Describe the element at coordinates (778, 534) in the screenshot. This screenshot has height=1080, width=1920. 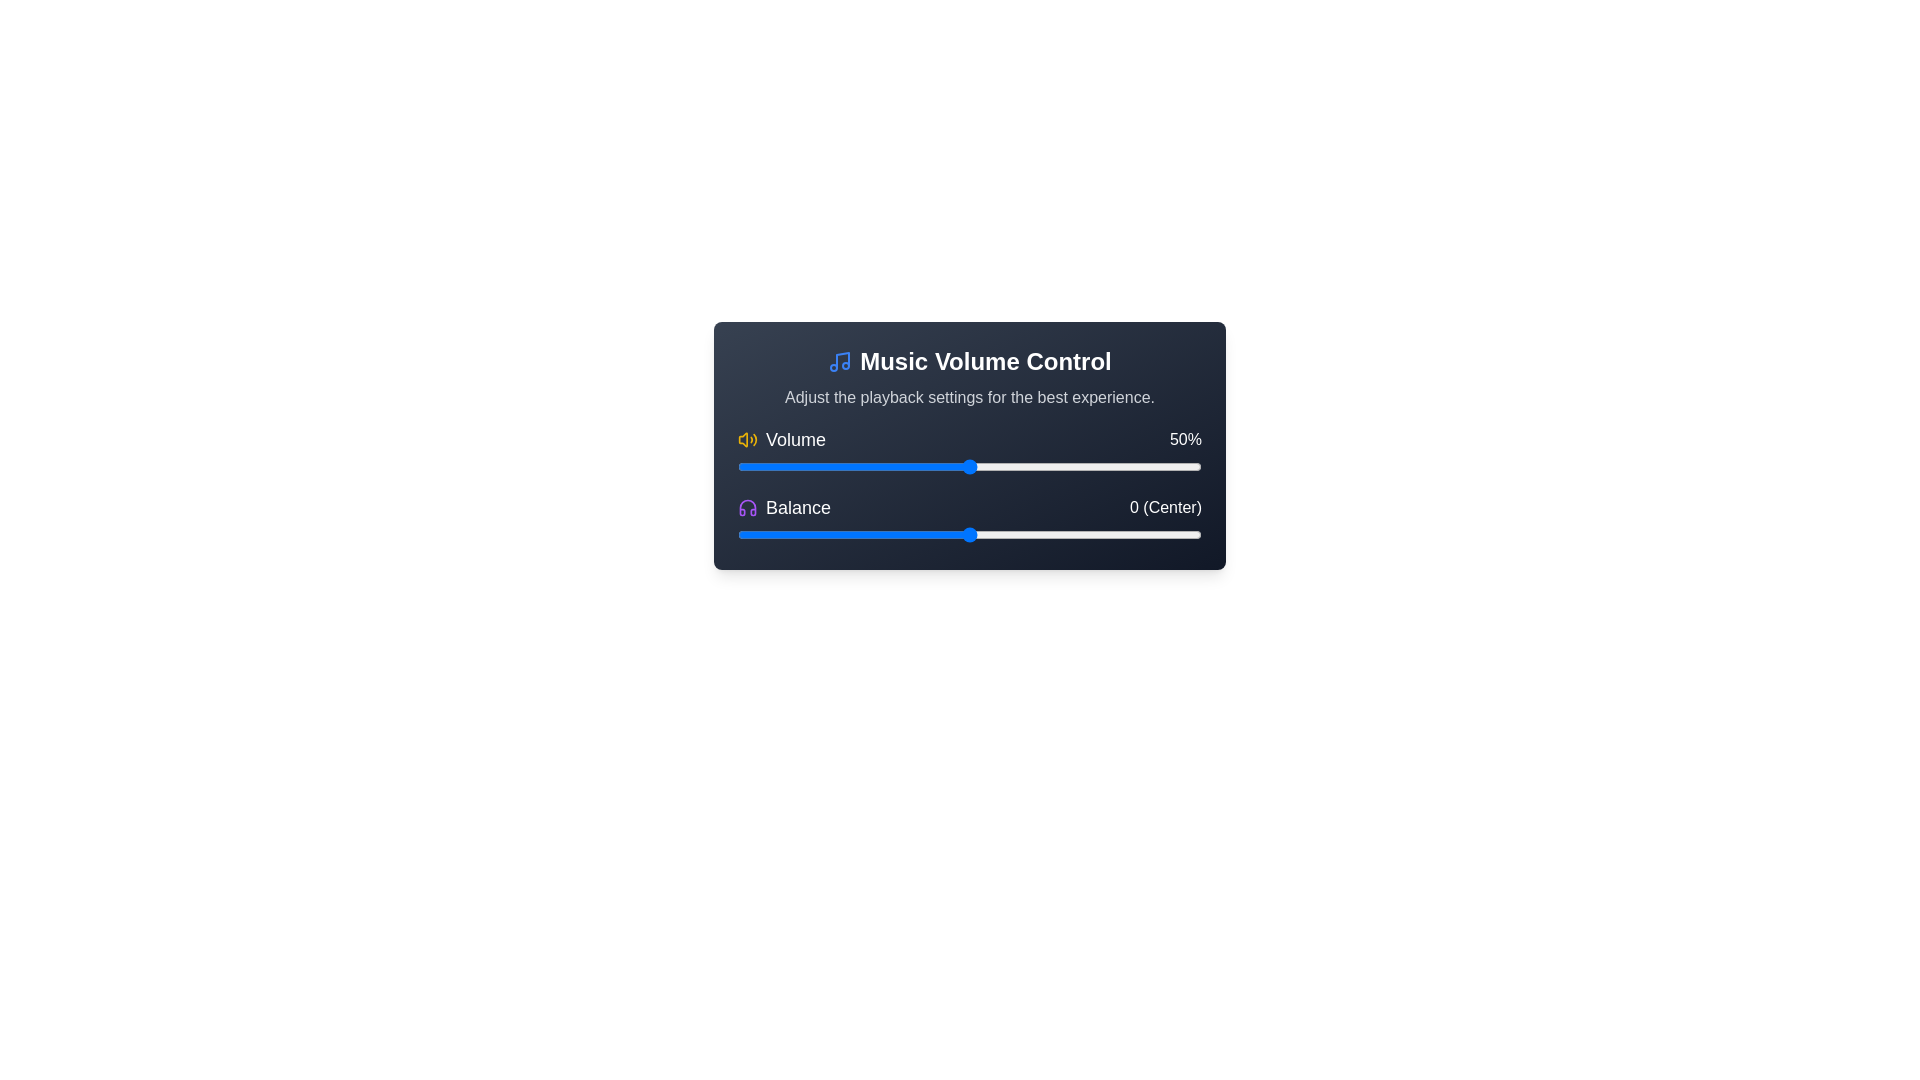
I see `the balance slider to -41 value` at that location.